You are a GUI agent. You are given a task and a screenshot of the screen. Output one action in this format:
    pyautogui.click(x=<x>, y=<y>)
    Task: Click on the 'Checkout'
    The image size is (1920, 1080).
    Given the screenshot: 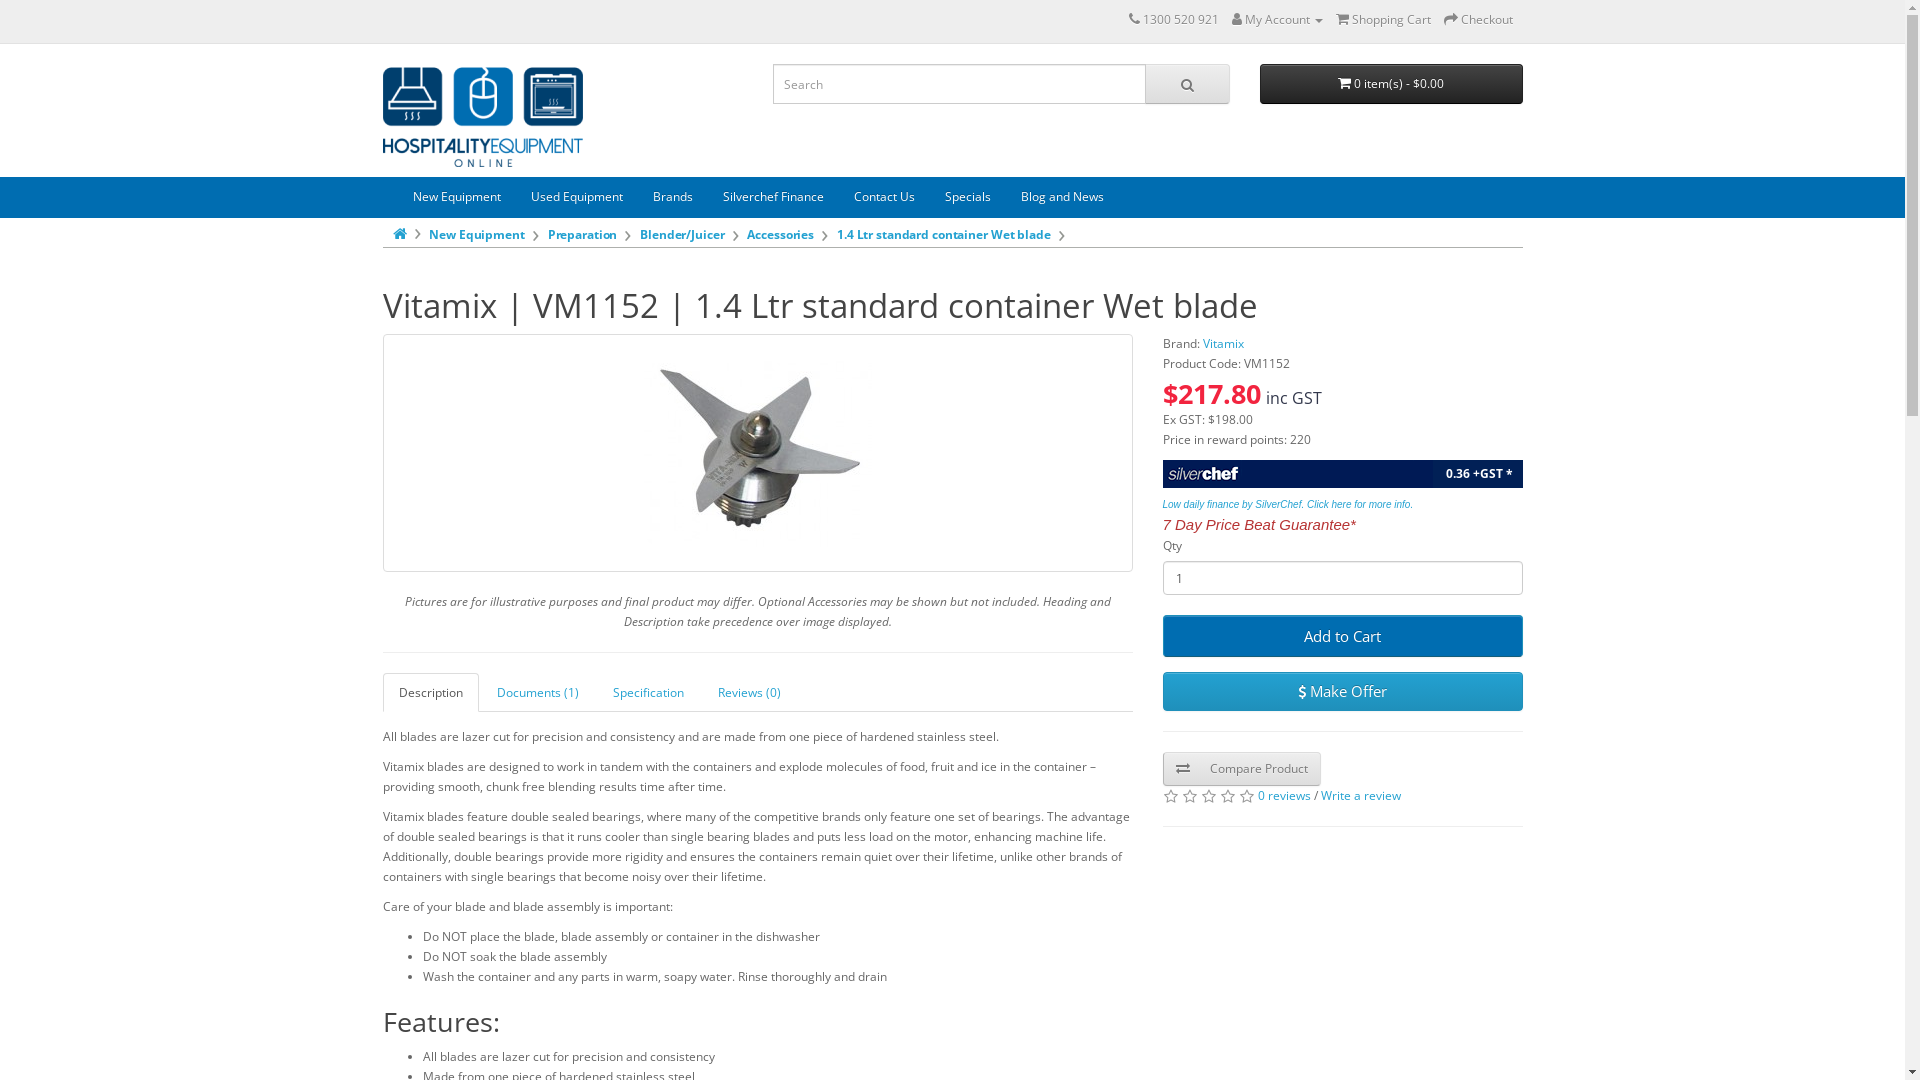 What is the action you would take?
    pyautogui.click(x=1444, y=19)
    